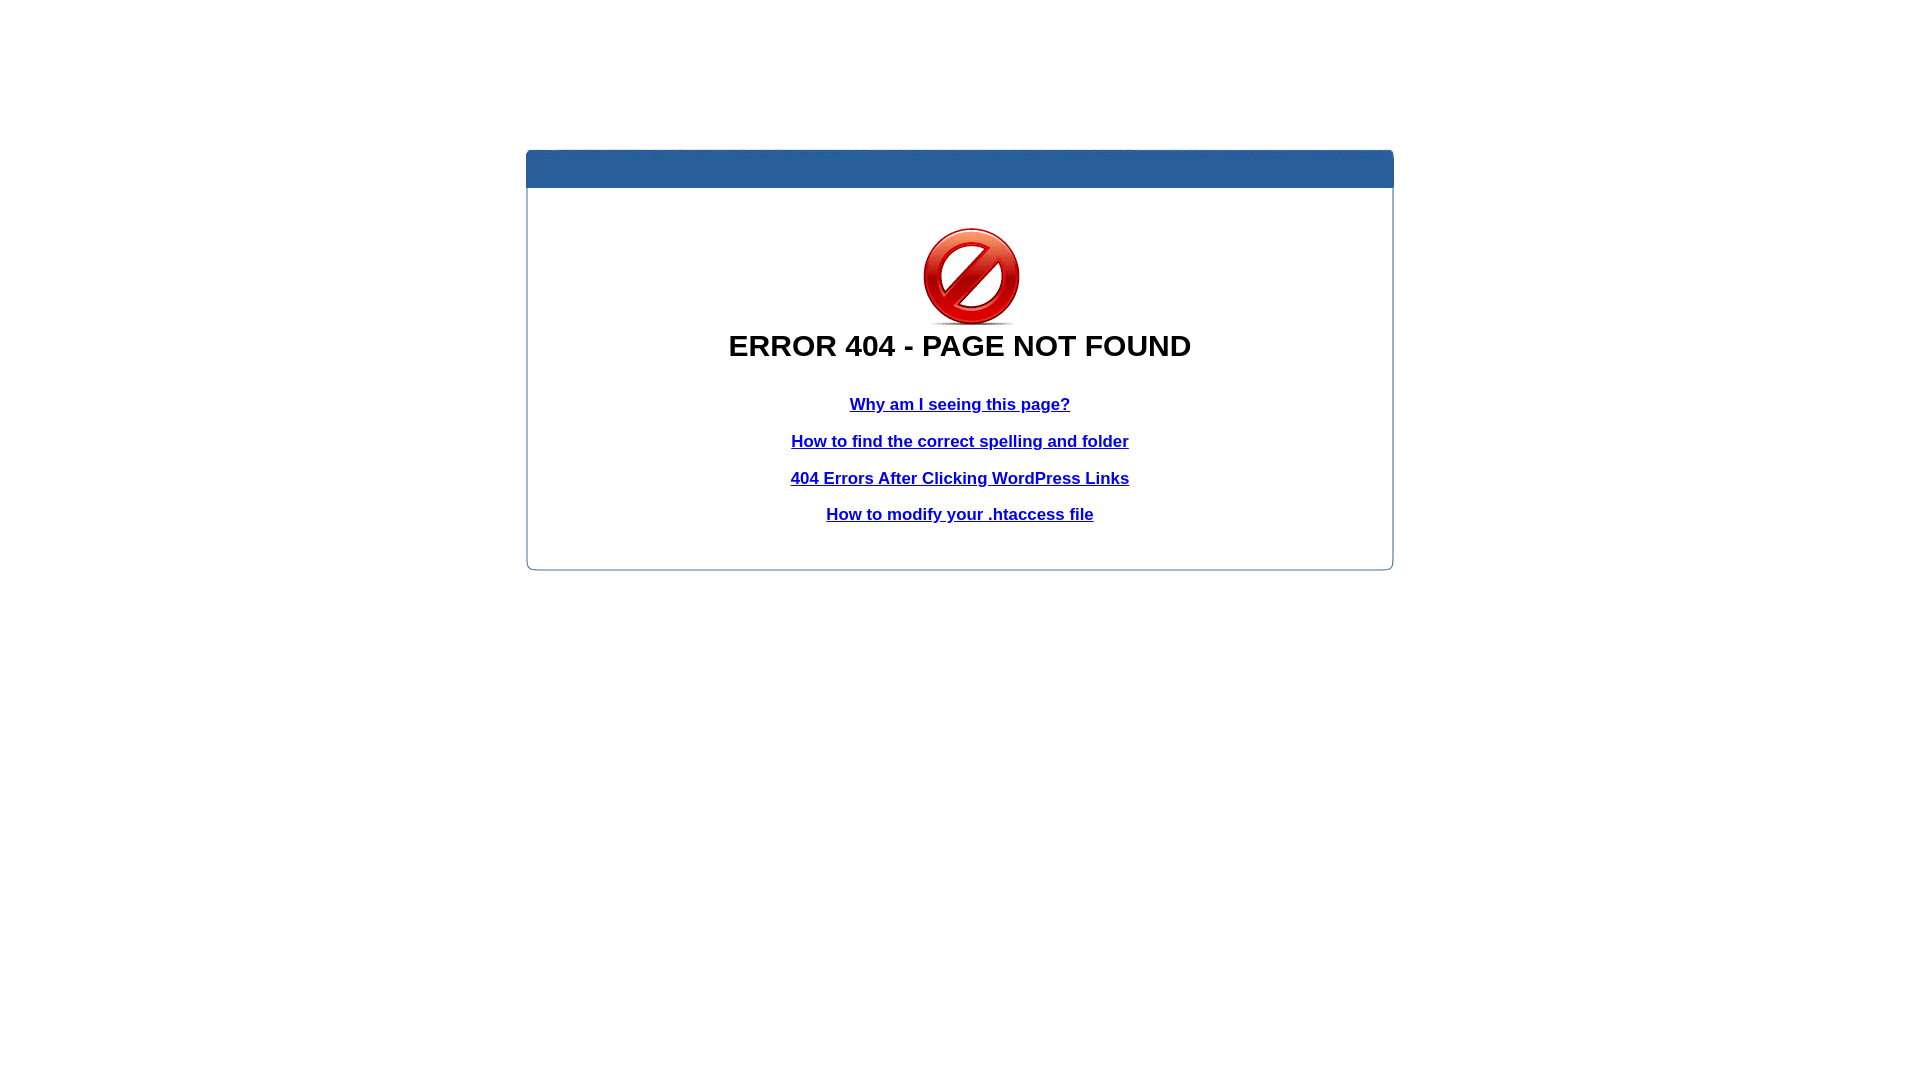  What do you see at coordinates (790, 478) in the screenshot?
I see `'404 Errors After Clicking WordPress Links'` at bounding box center [790, 478].